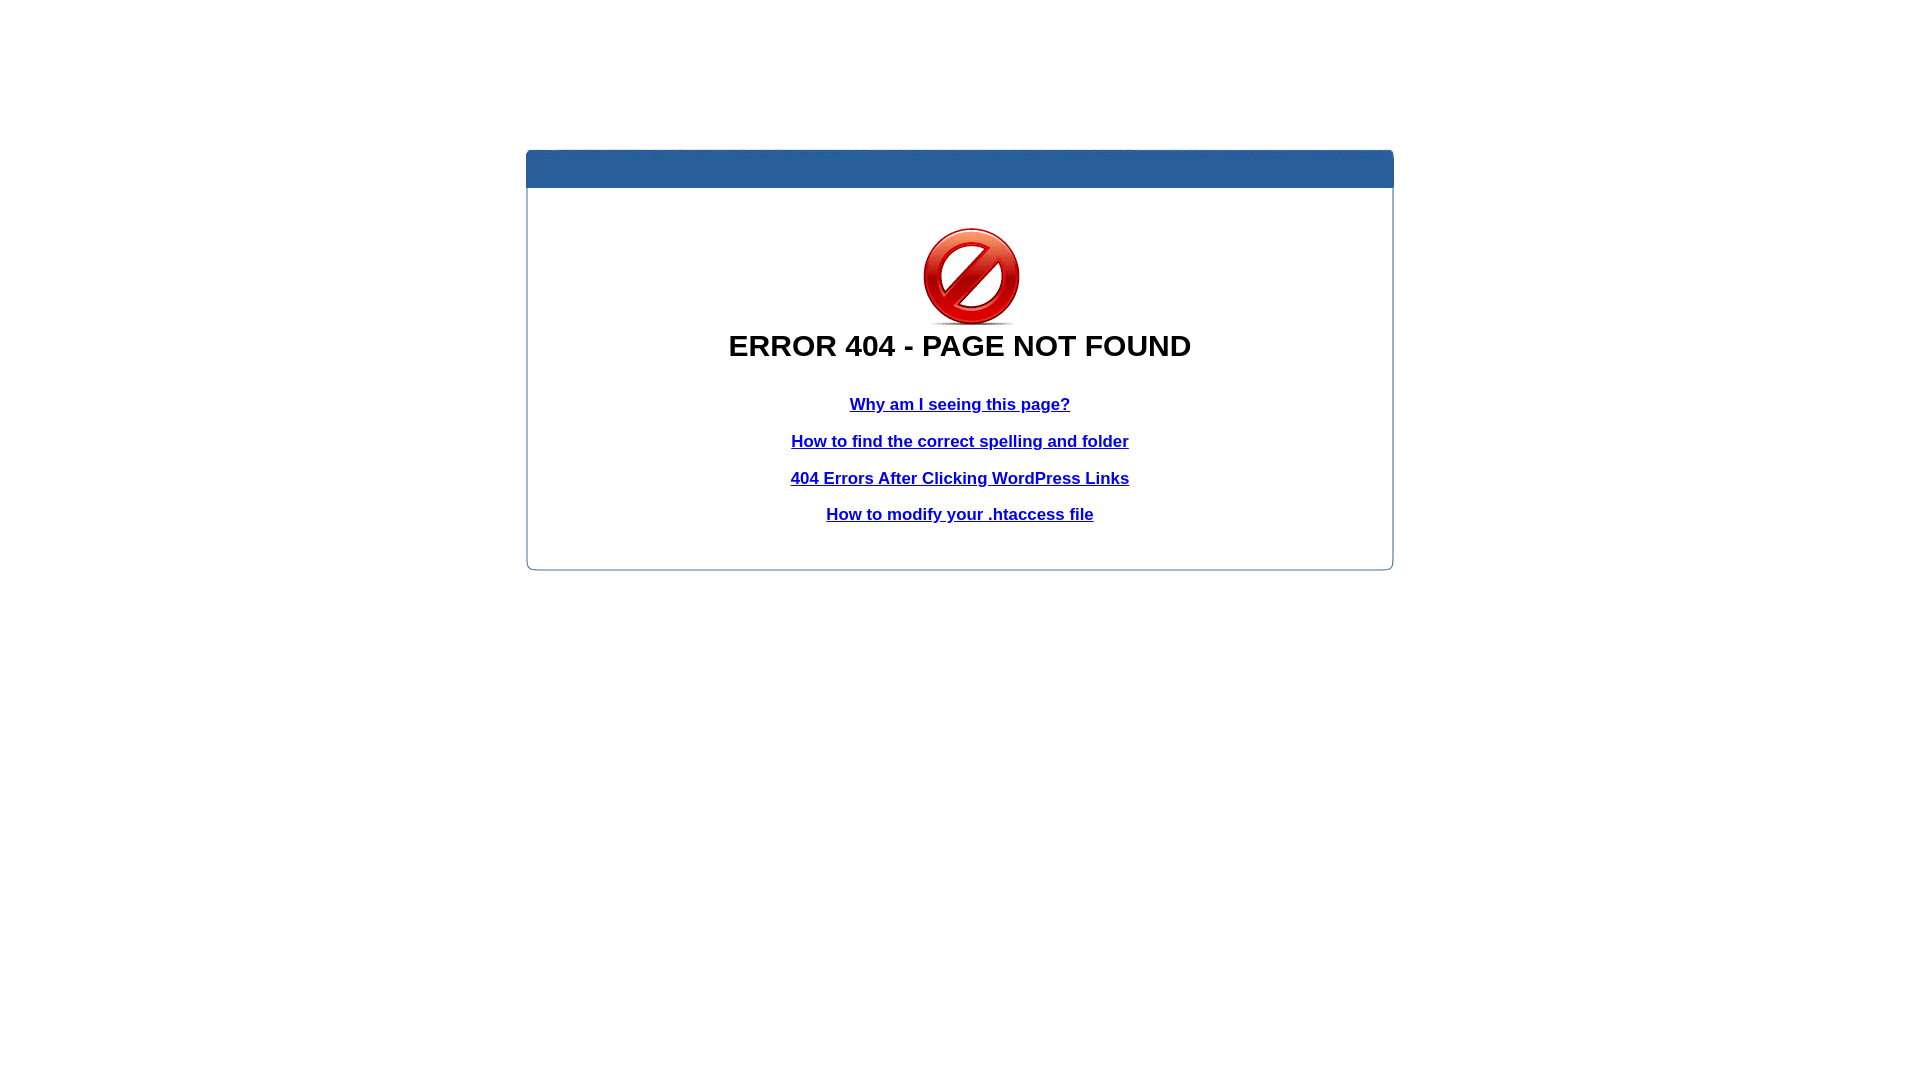  What do you see at coordinates (790, 478) in the screenshot?
I see `'404 Errors After Clicking WordPress Links'` at bounding box center [790, 478].